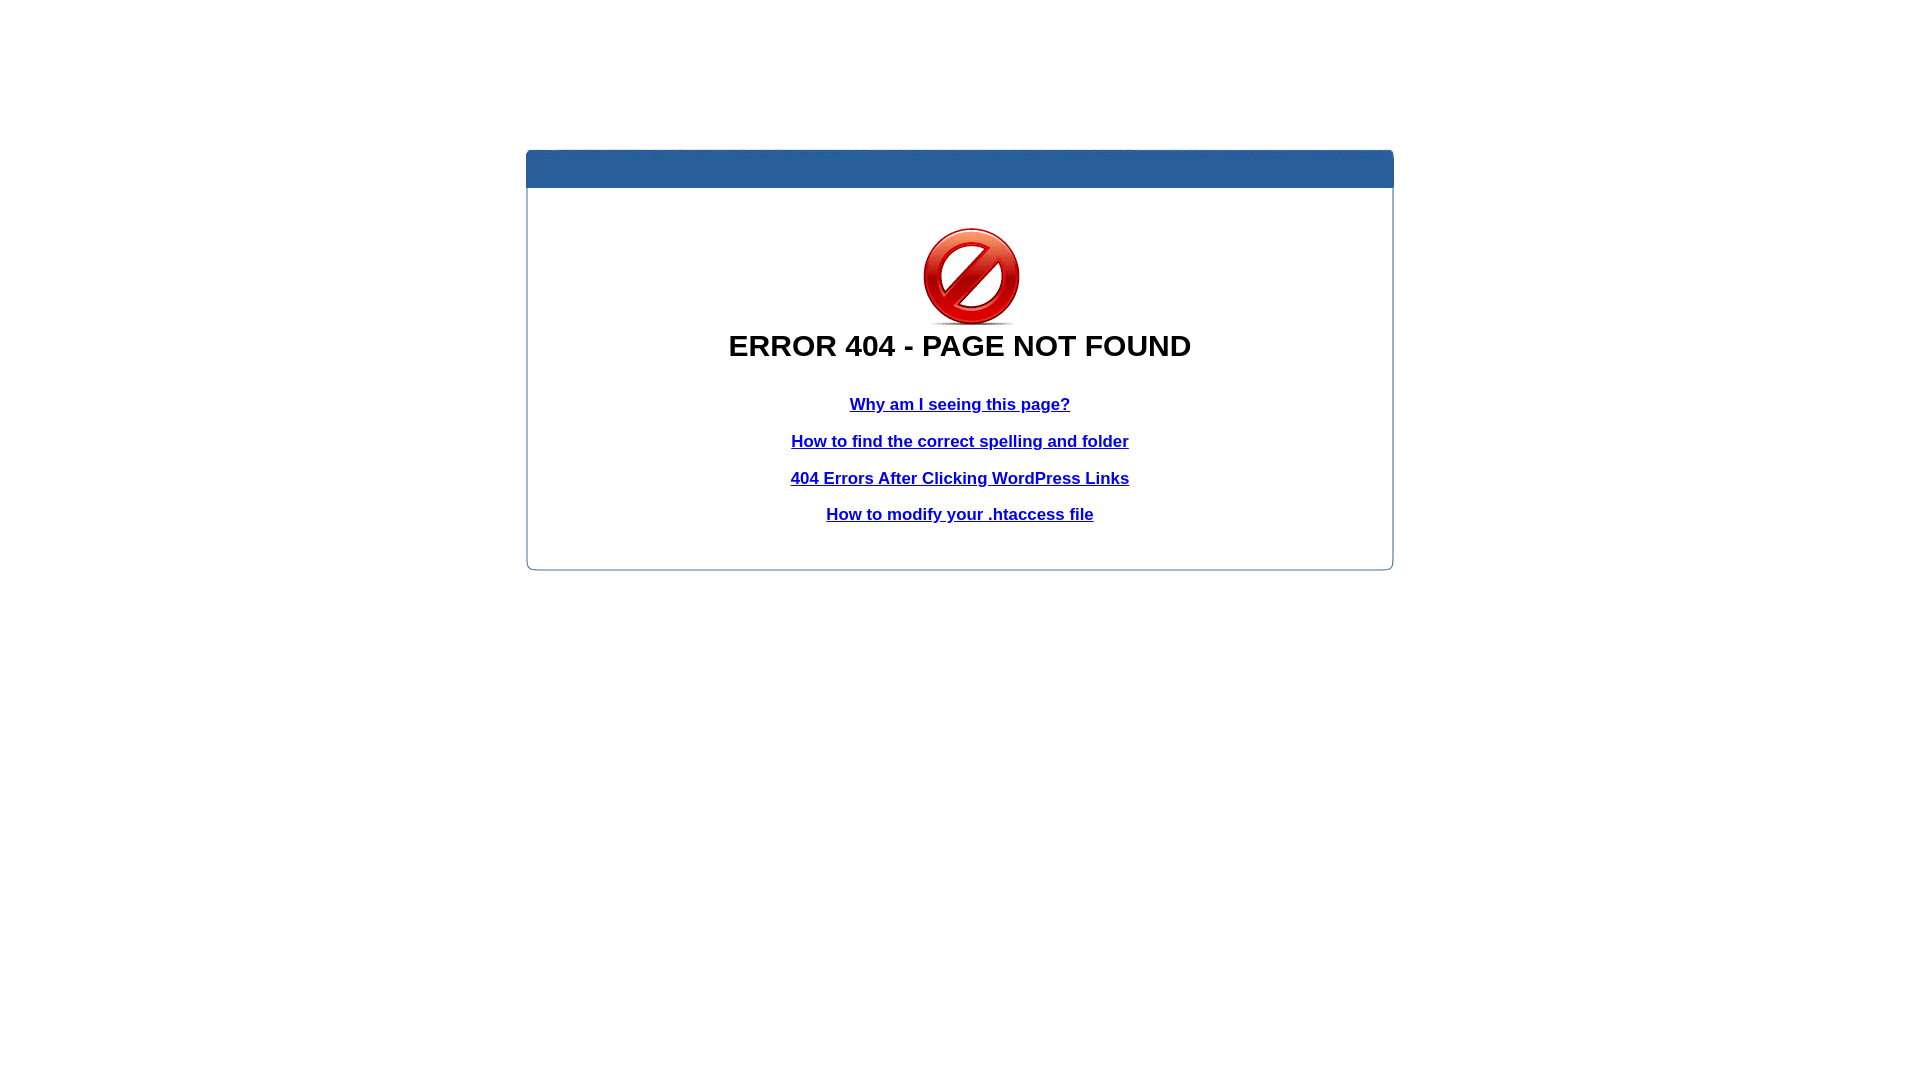  What do you see at coordinates (790, 478) in the screenshot?
I see `'404 Errors After Clicking WordPress Links'` at bounding box center [790, 478].